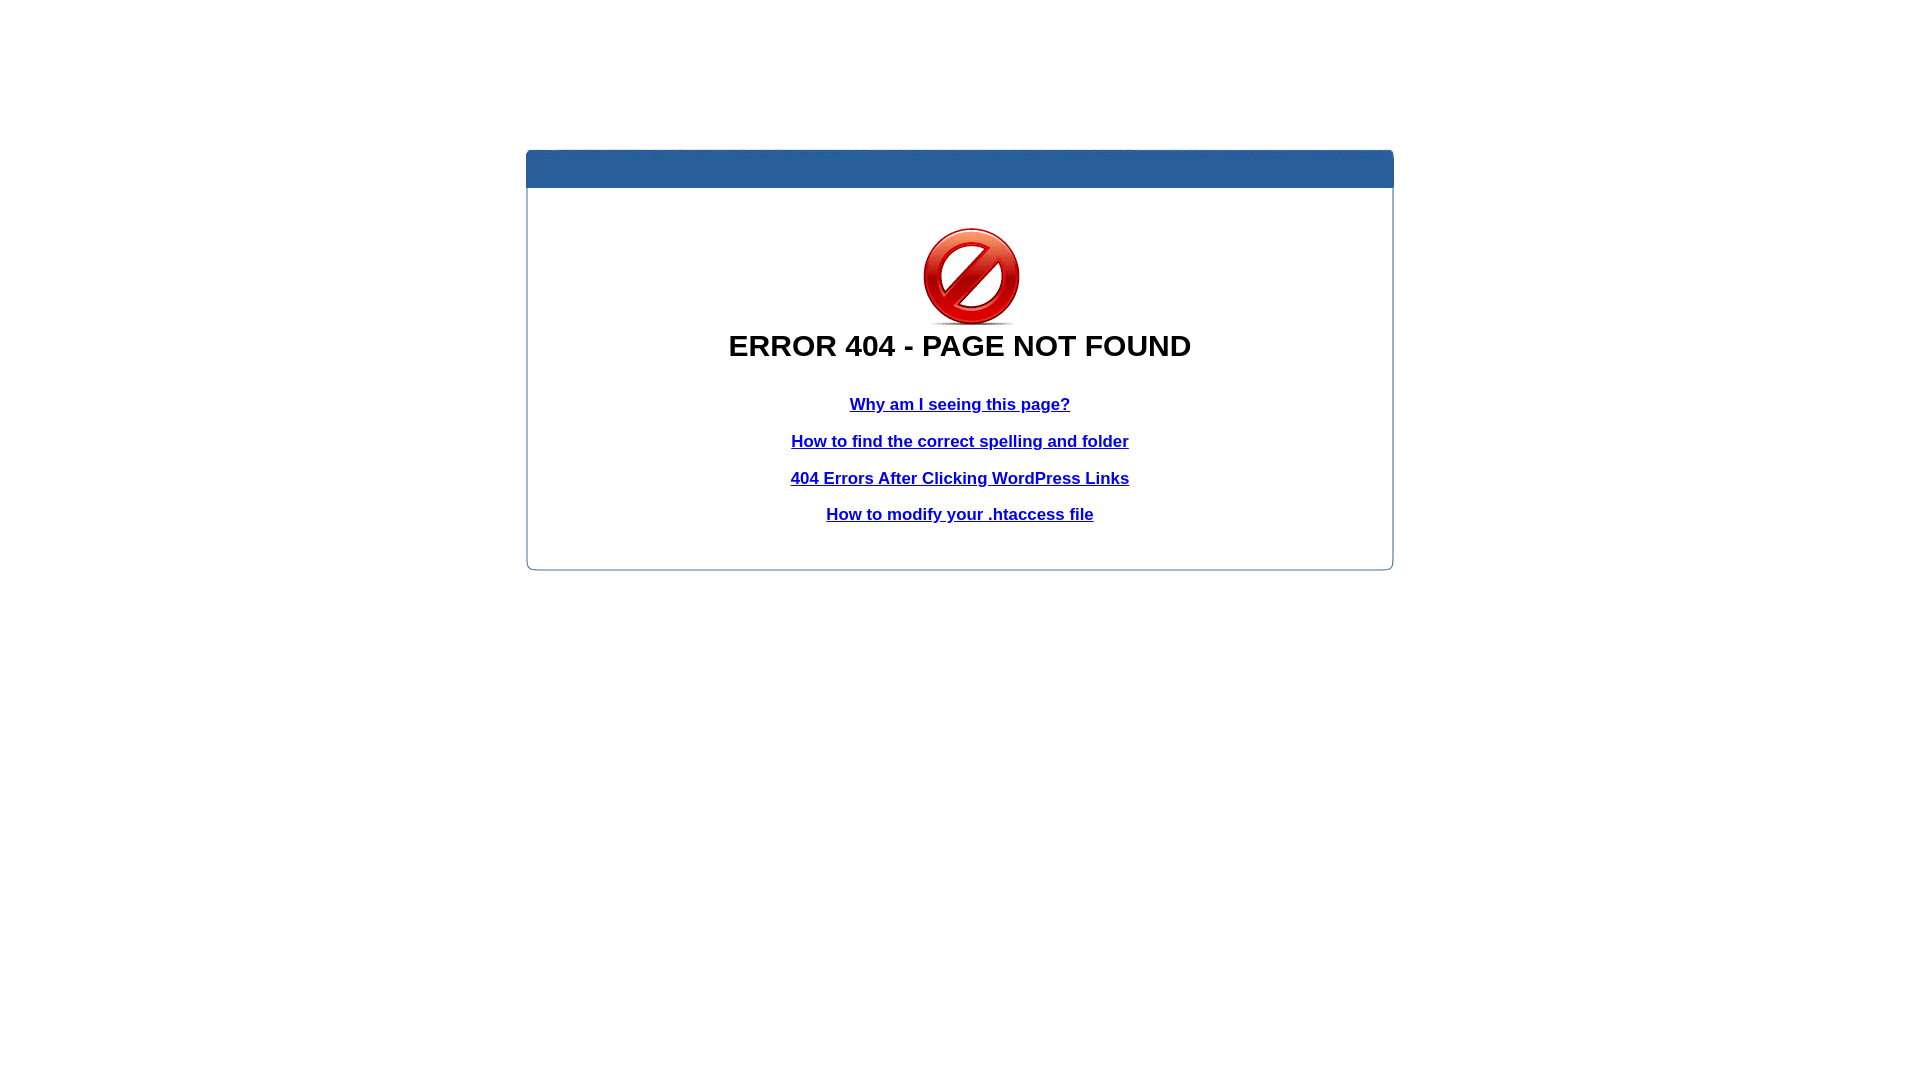  What do you see at coordinates (790, 478) in the screenshot?
I see `'404 Errors After Clicking WordPress Links'` at bounding box center [790, 478].